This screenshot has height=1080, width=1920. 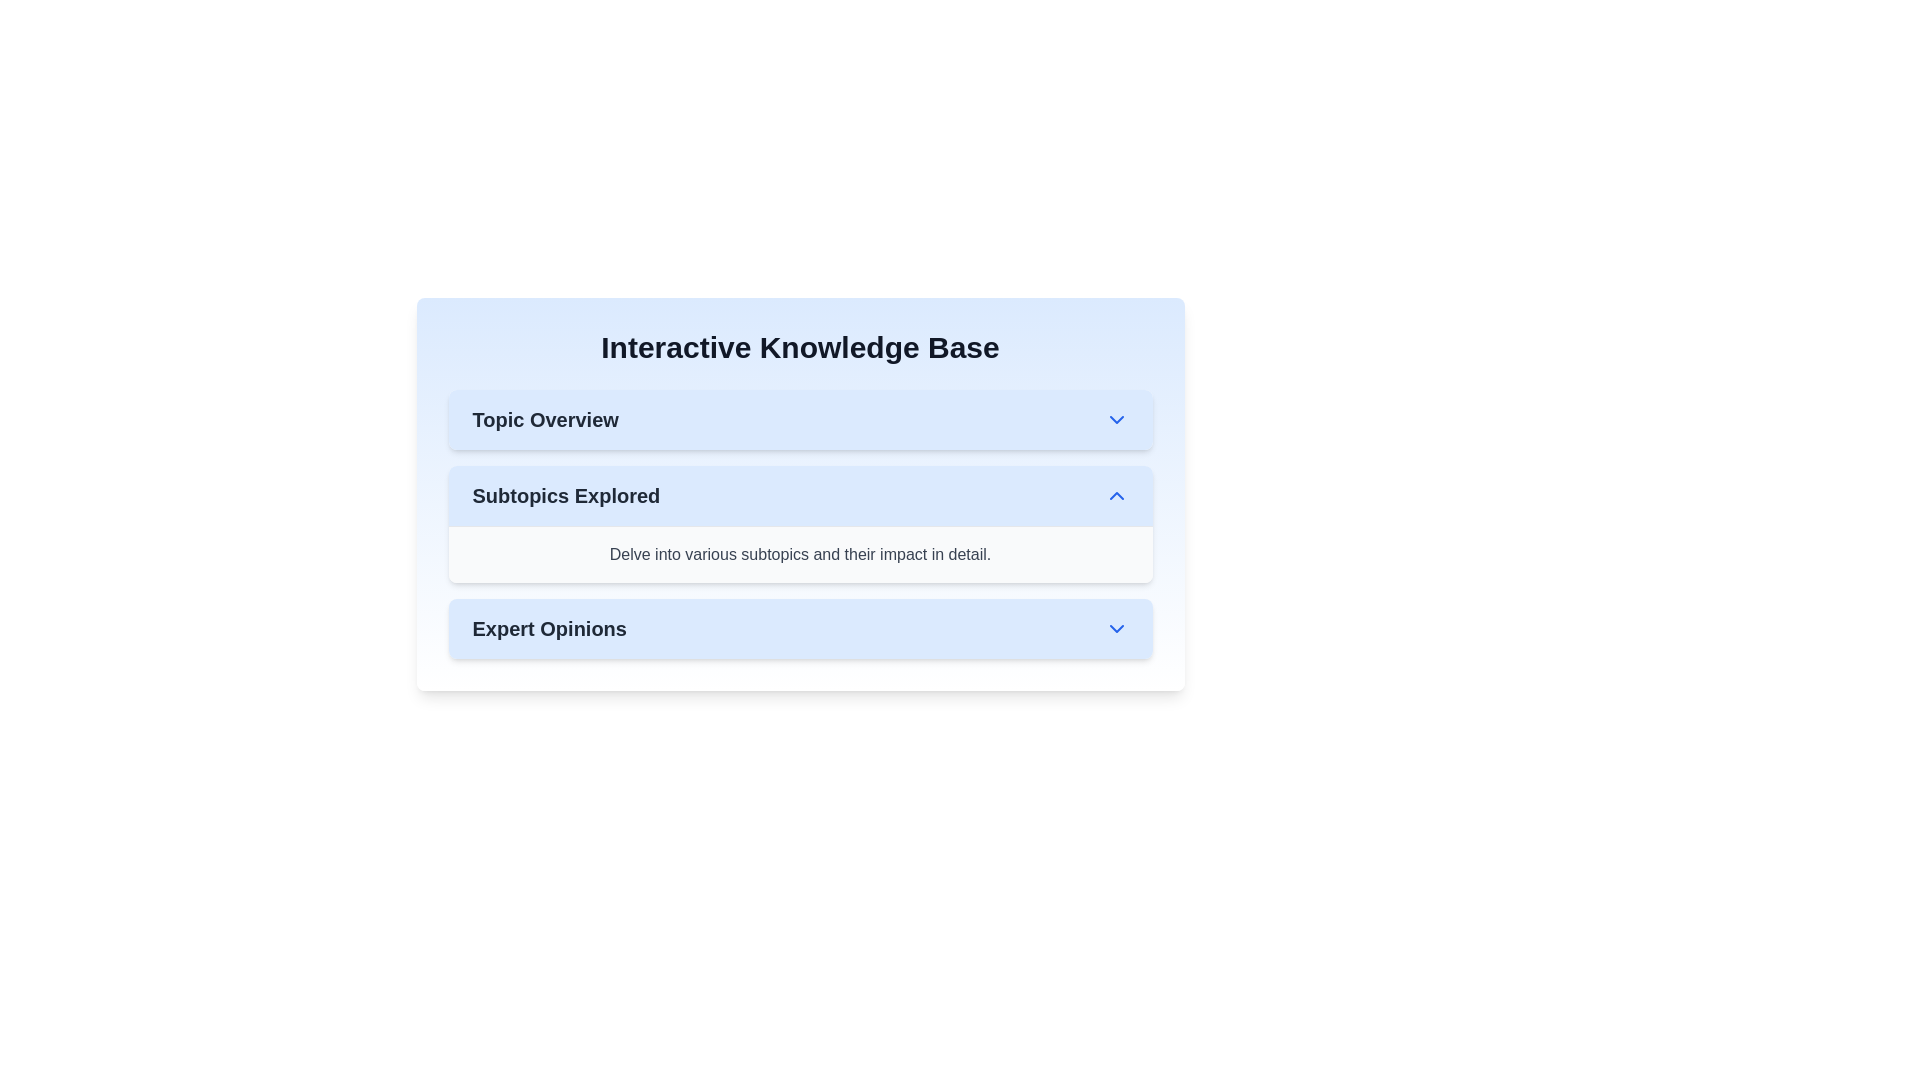 I want to click on the 'Subtopics Explored' collapsible section, so click(x=800, y=523).